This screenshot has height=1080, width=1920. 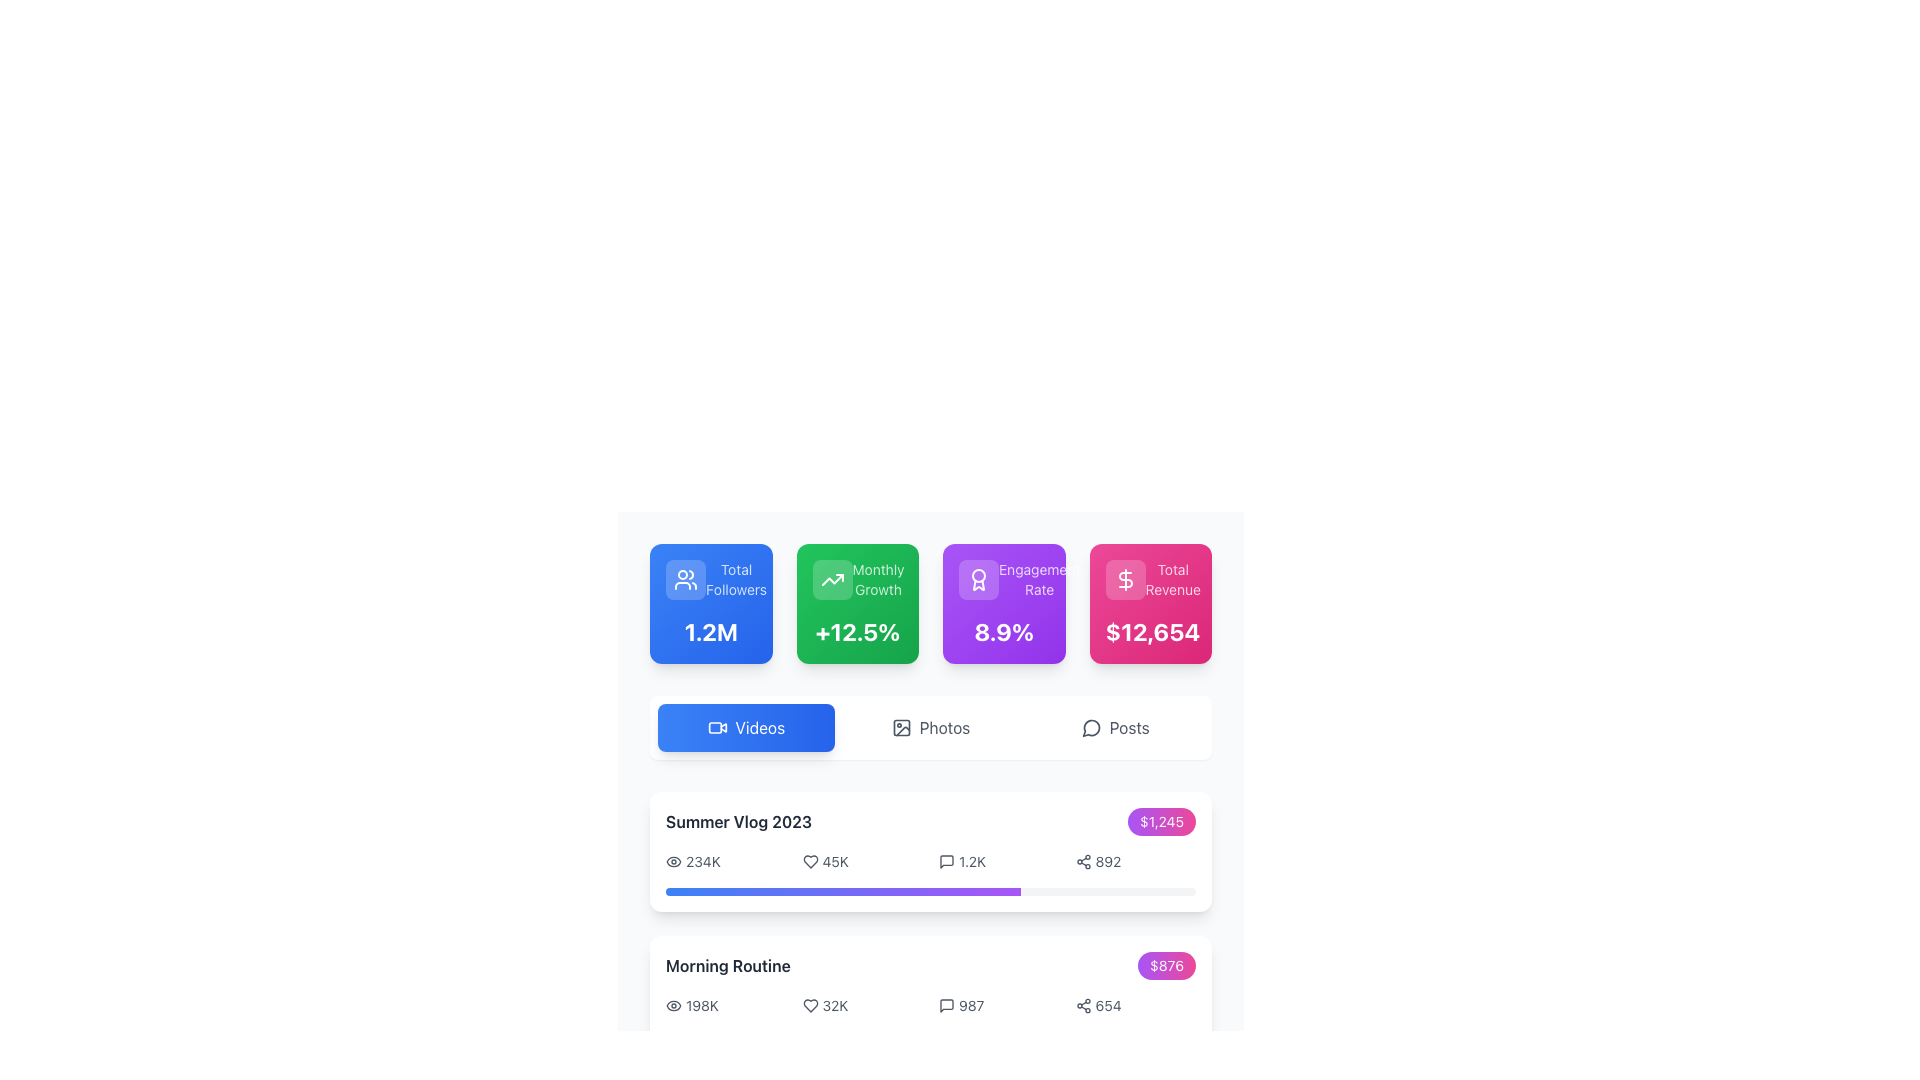 I want to click on the text label displaying 'Total Revenue' which is styled in white semi-transparent text within a vibrant pink box, positioned at the top-right corner of the interface, so click(x=1173, y=579).